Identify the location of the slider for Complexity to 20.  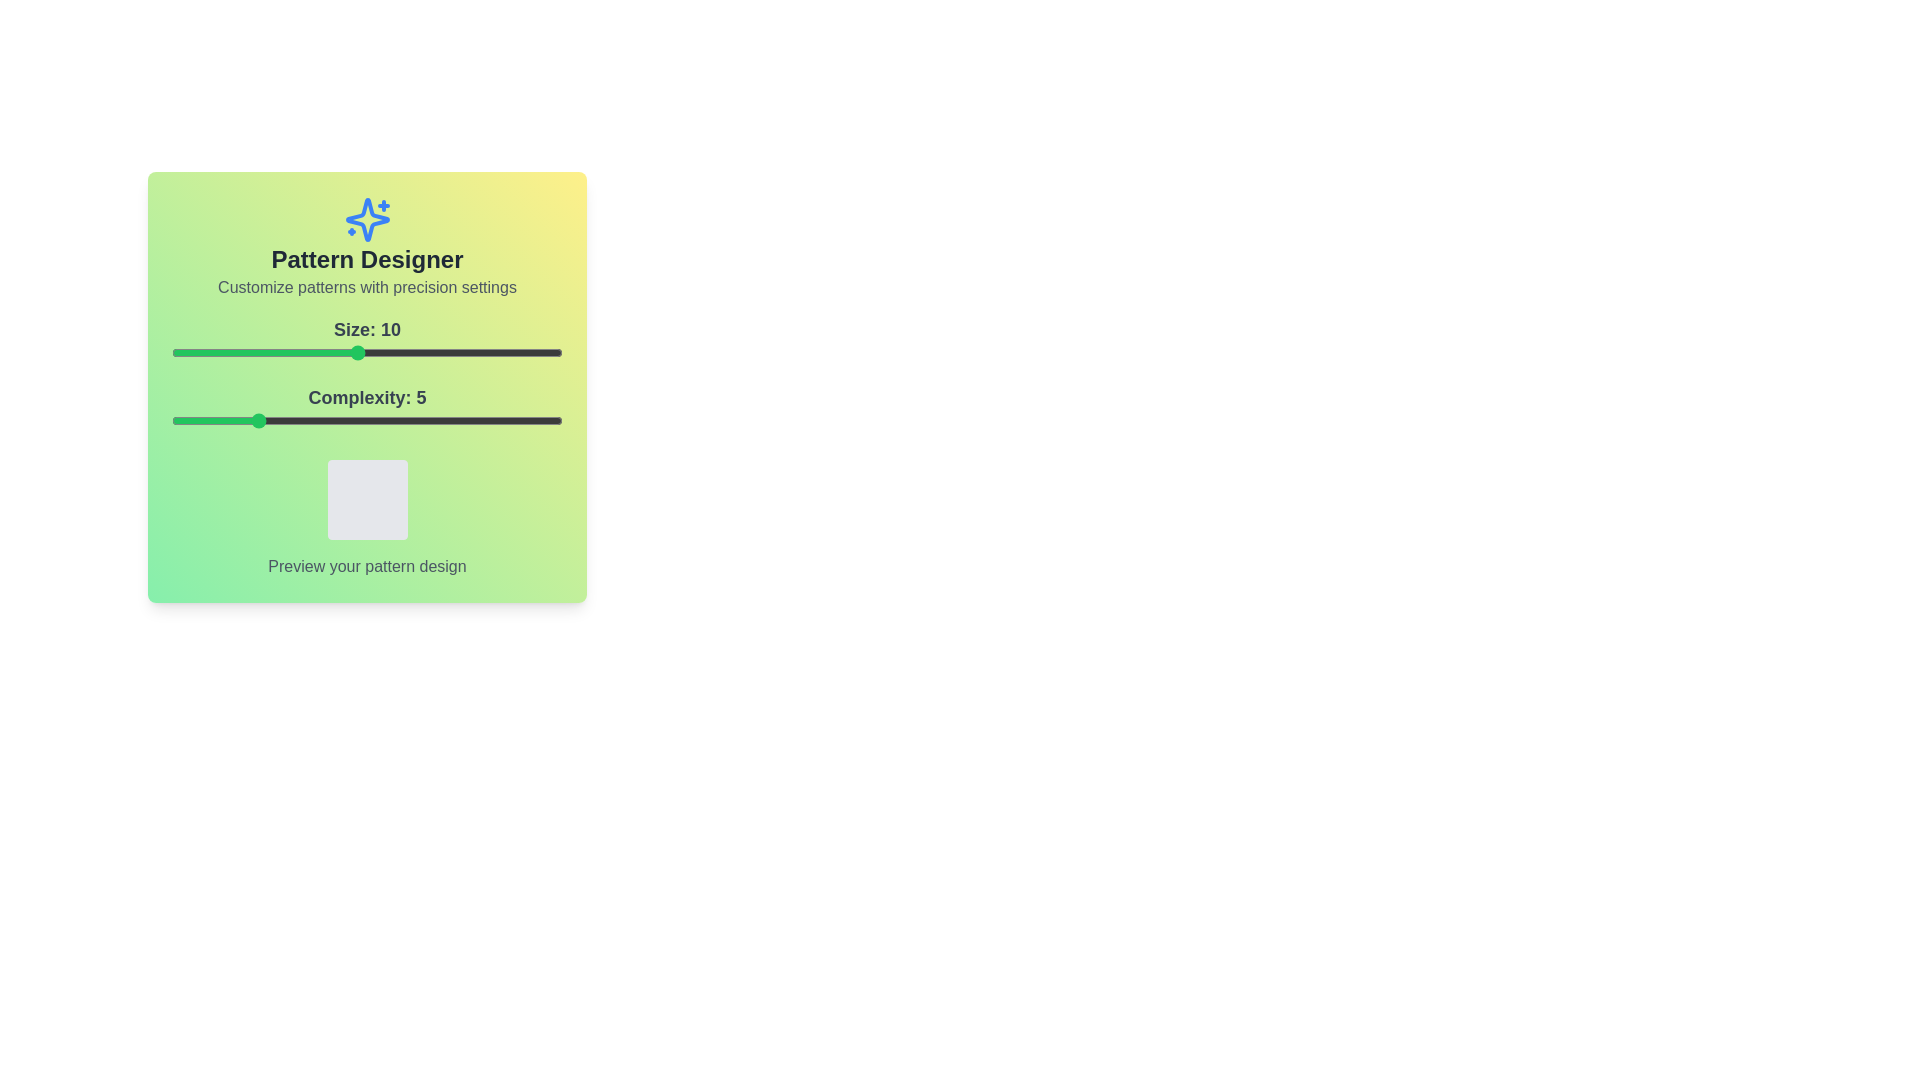
(561, 419).